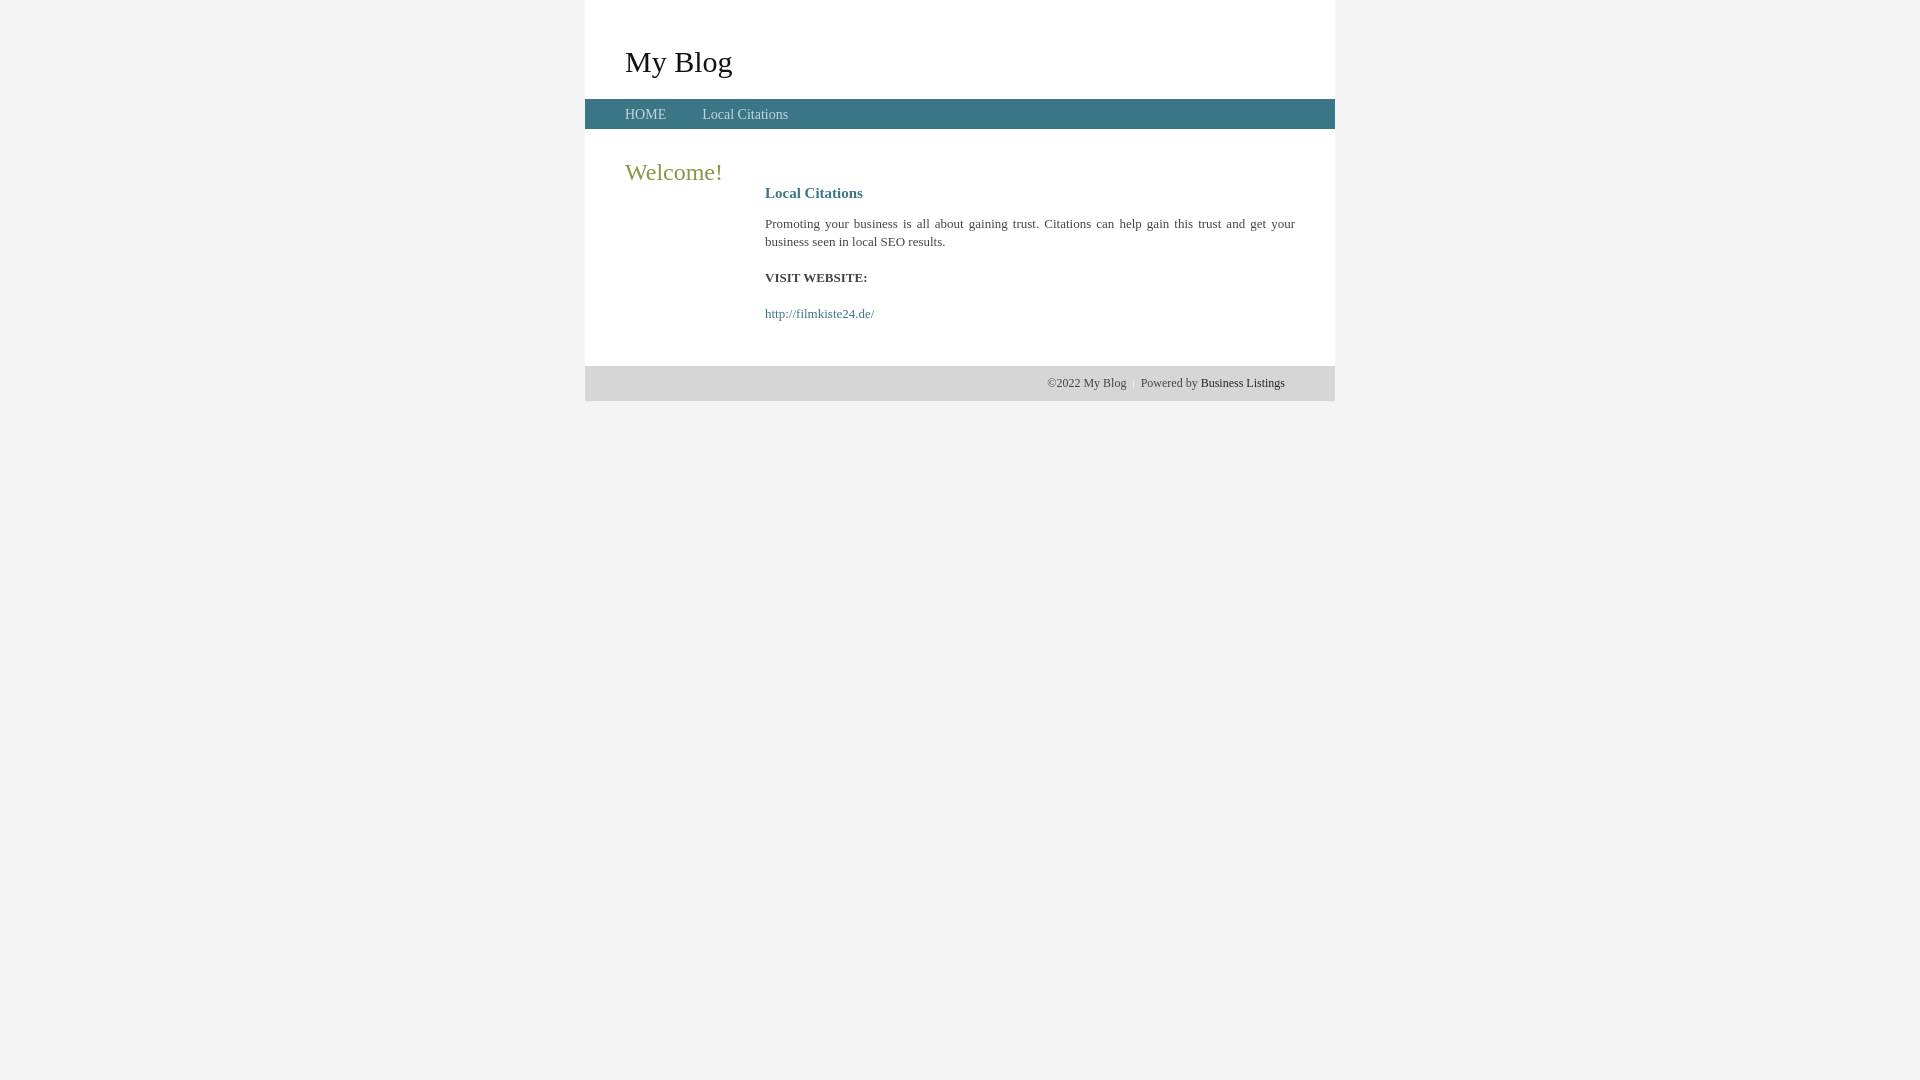 The width and height of the screenshot is (1920, 1080). I want to click on 'http://filmkiste24.de/', so click(763, 313).